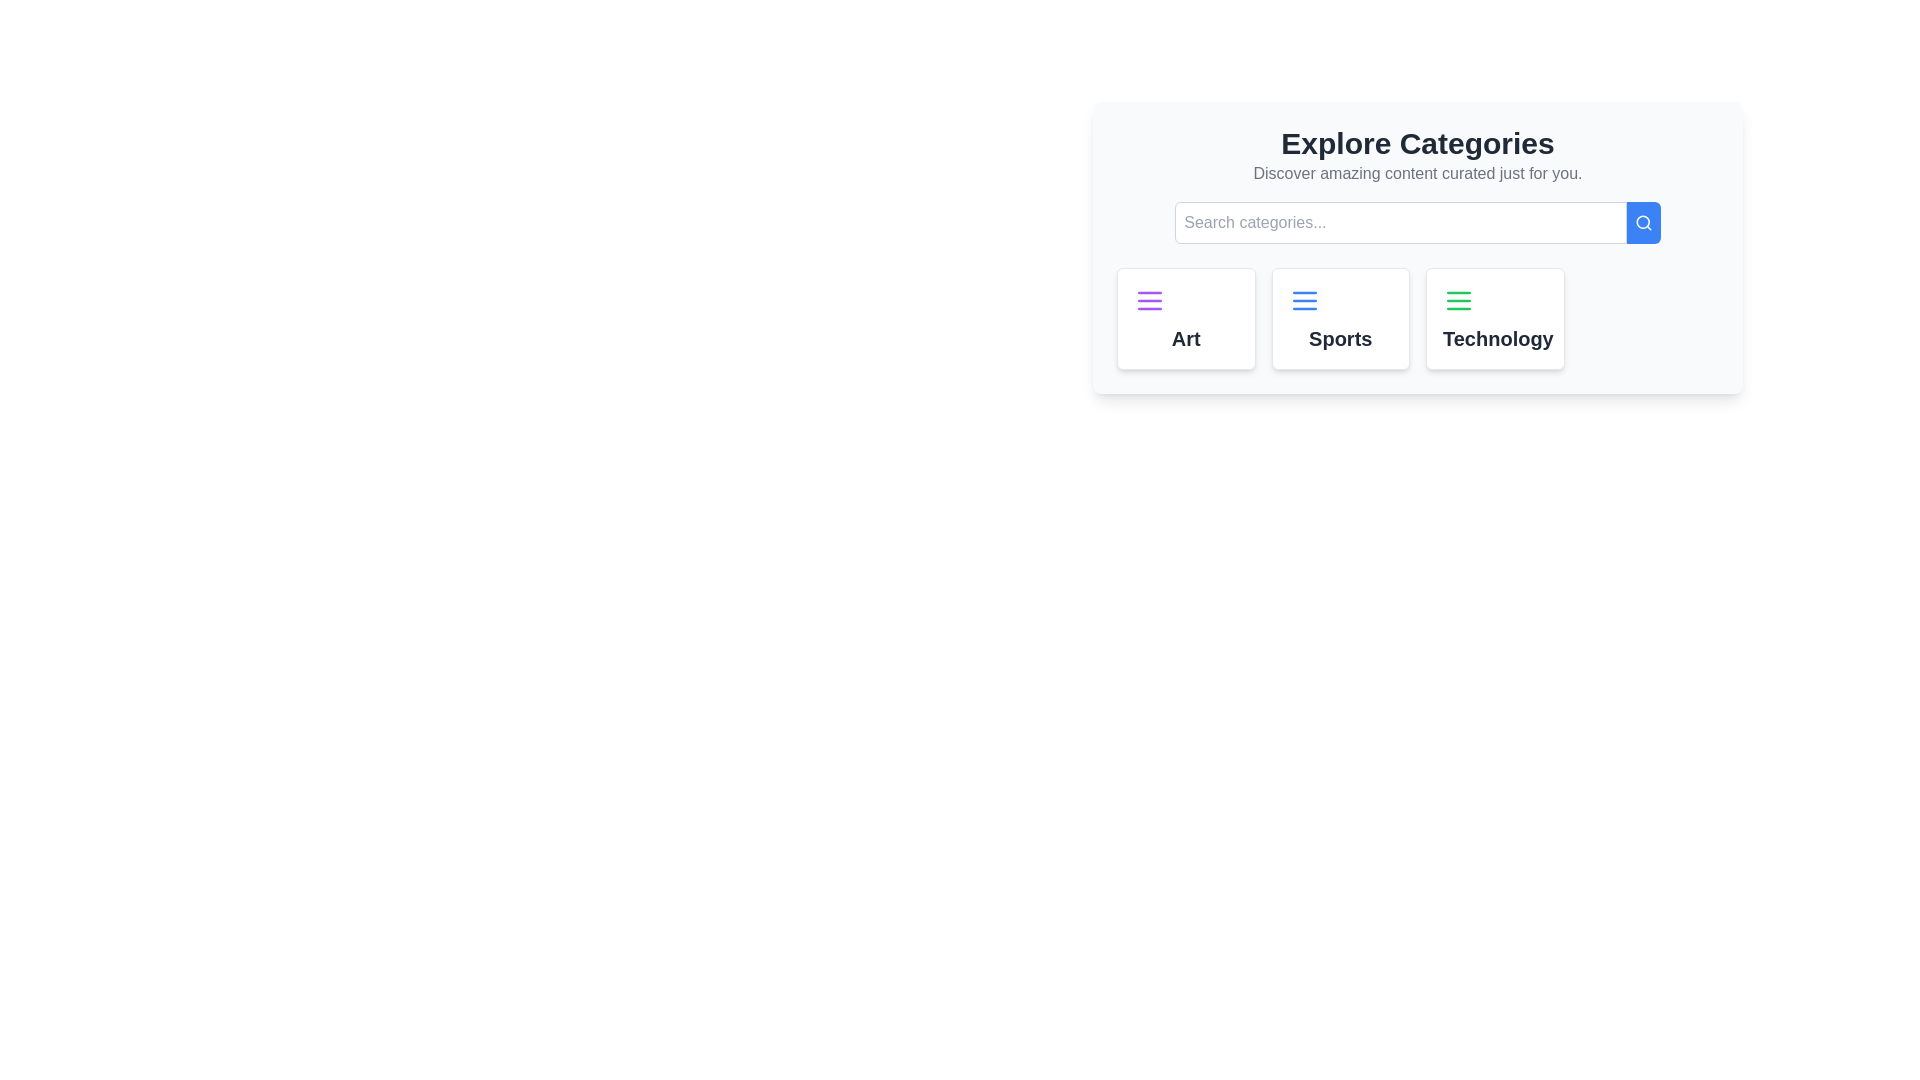 This screenshot has width=1920, height=1080. Describe the element at coordinates (1643, 223) in the screenshot. I see `the magnifying glass icon located at the top-right corner of the search bar` at that location.